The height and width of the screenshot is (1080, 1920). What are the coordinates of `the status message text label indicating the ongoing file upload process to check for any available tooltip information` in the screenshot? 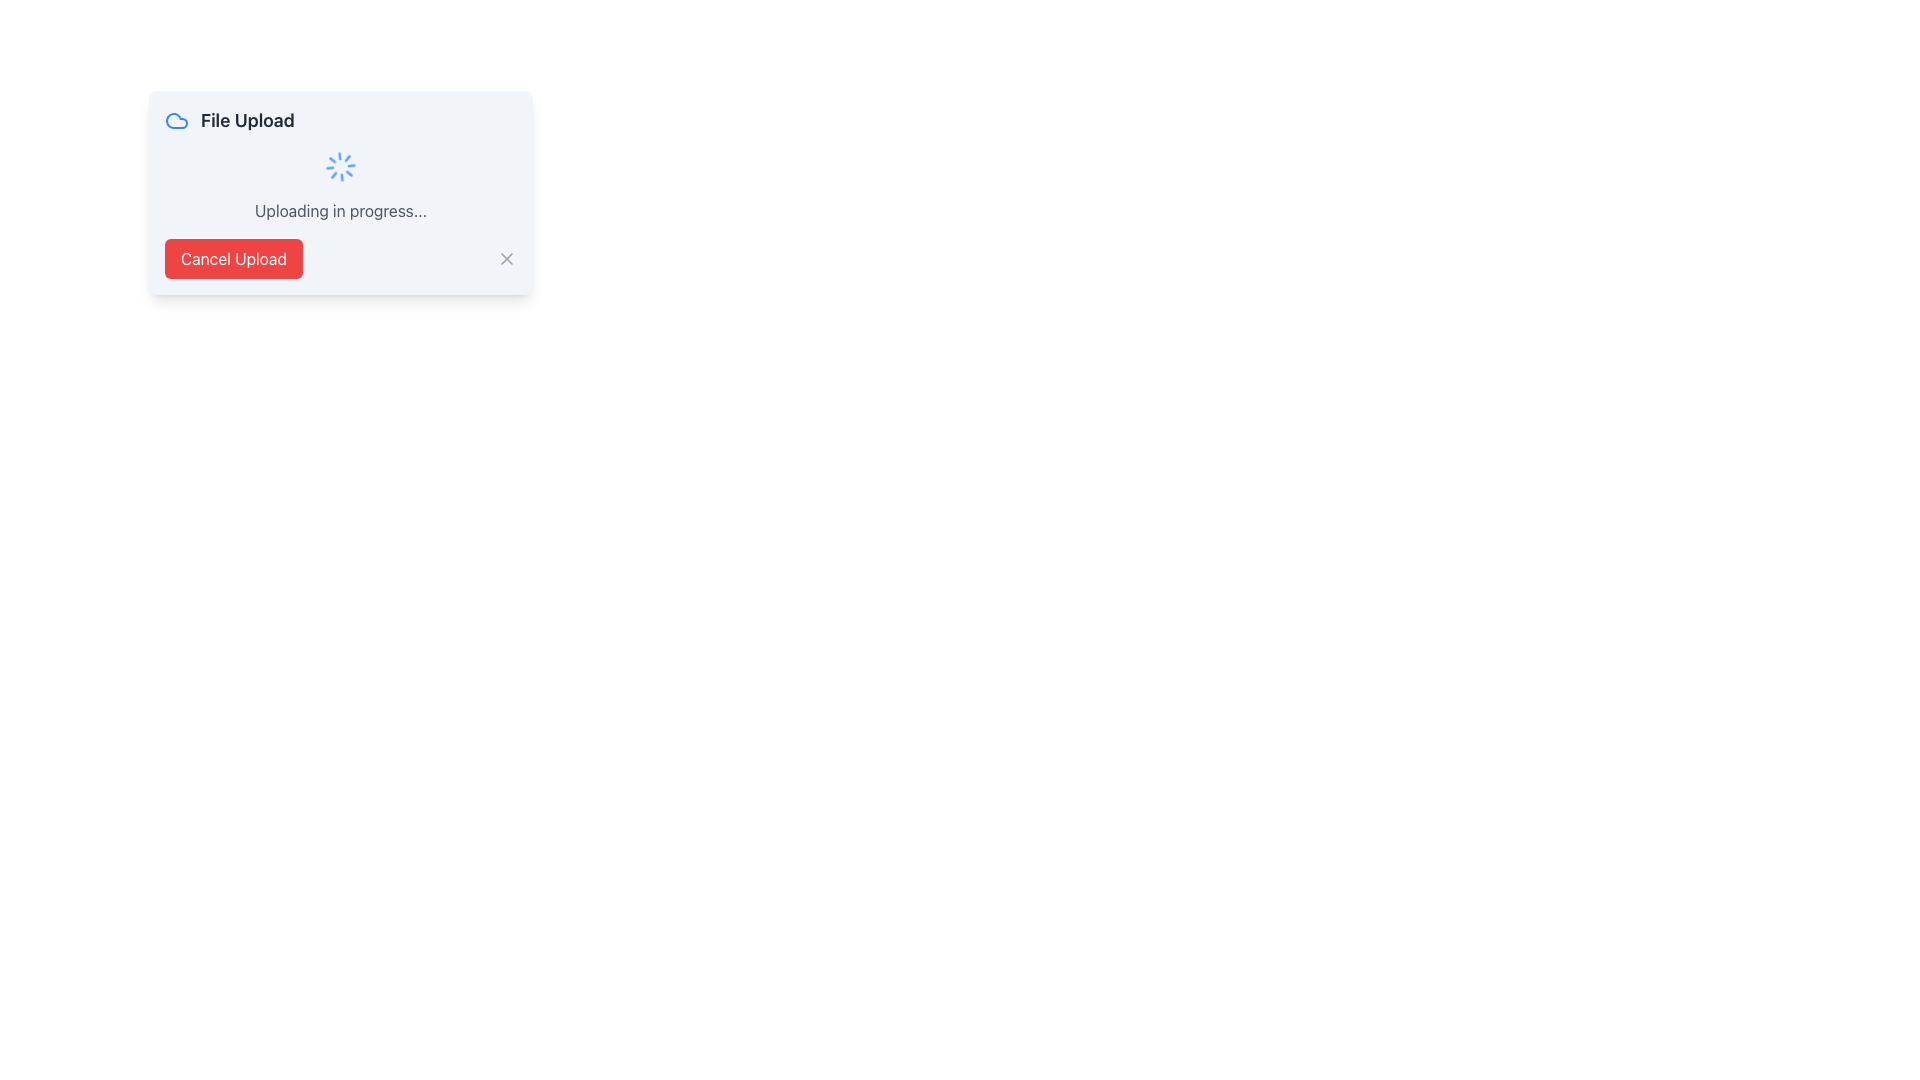 It's located at (340, 211).